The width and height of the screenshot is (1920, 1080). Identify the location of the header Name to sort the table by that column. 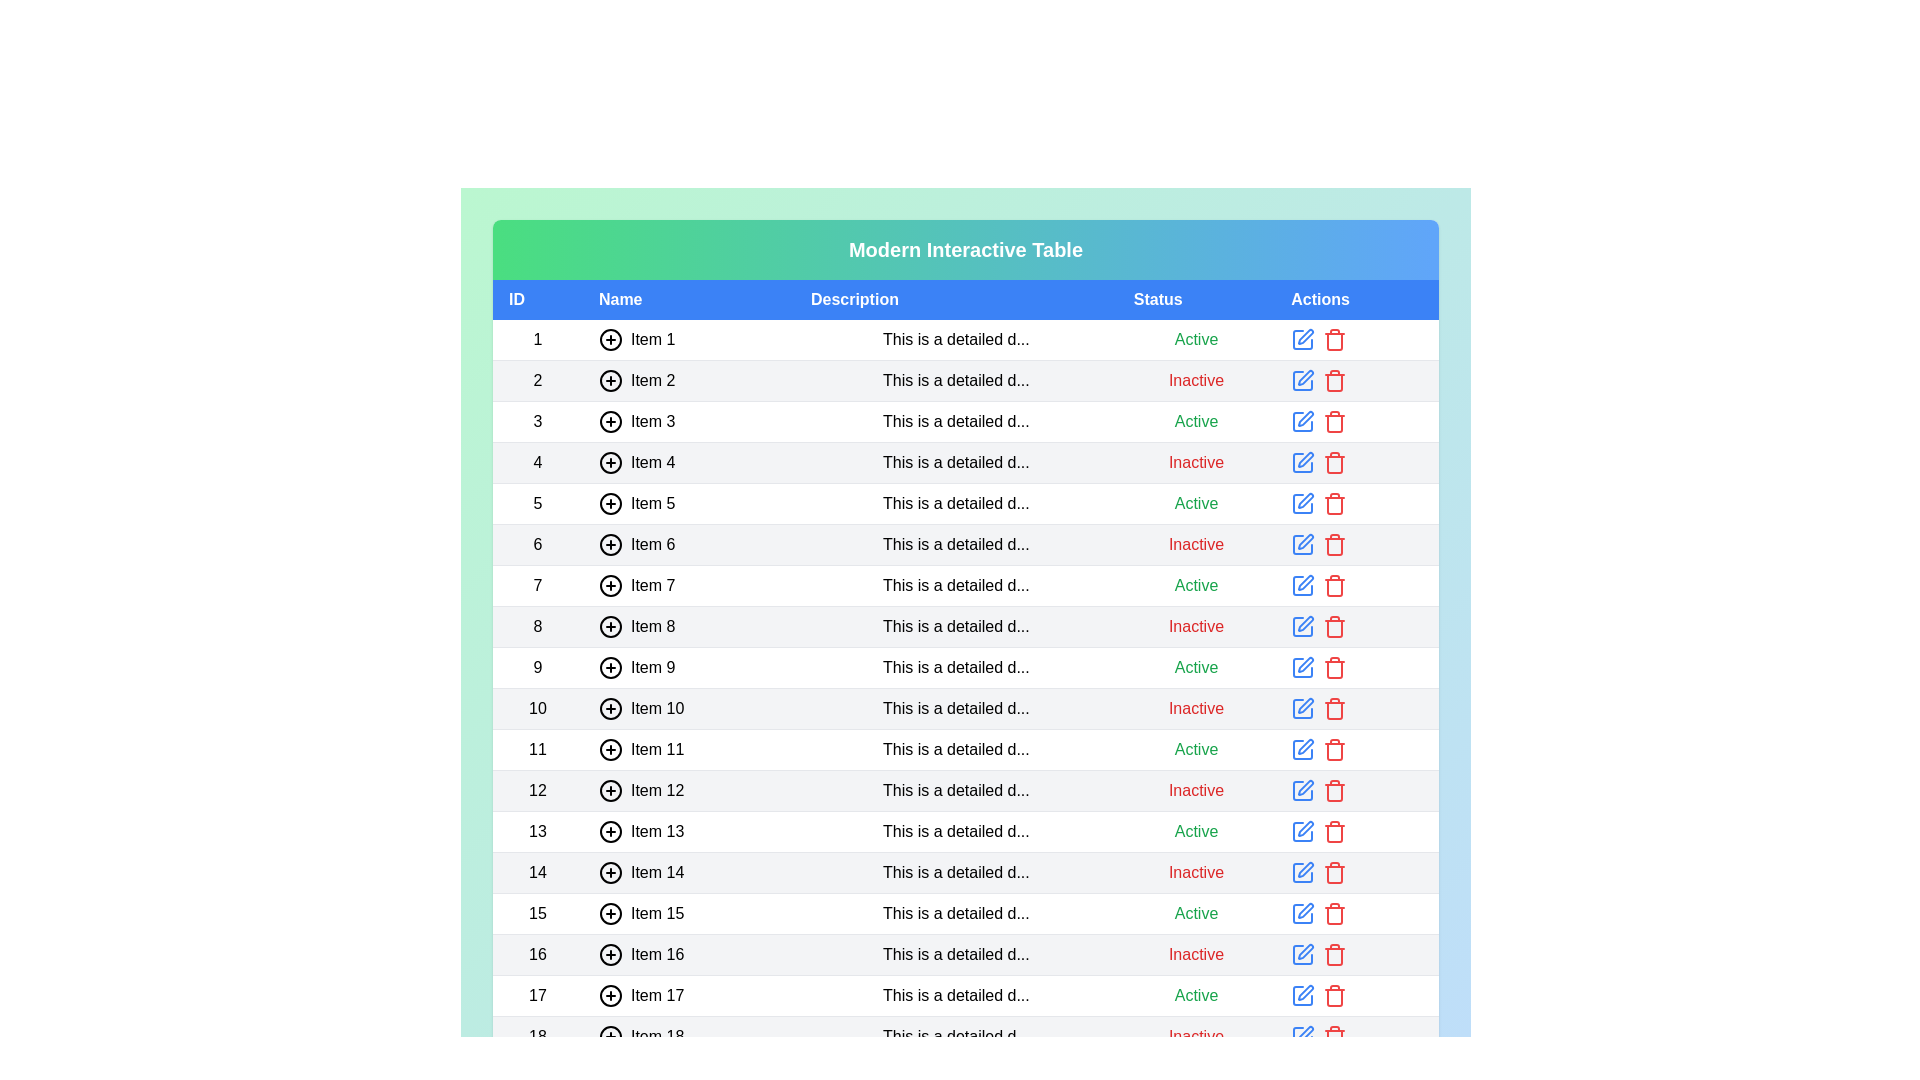
(688, 300).